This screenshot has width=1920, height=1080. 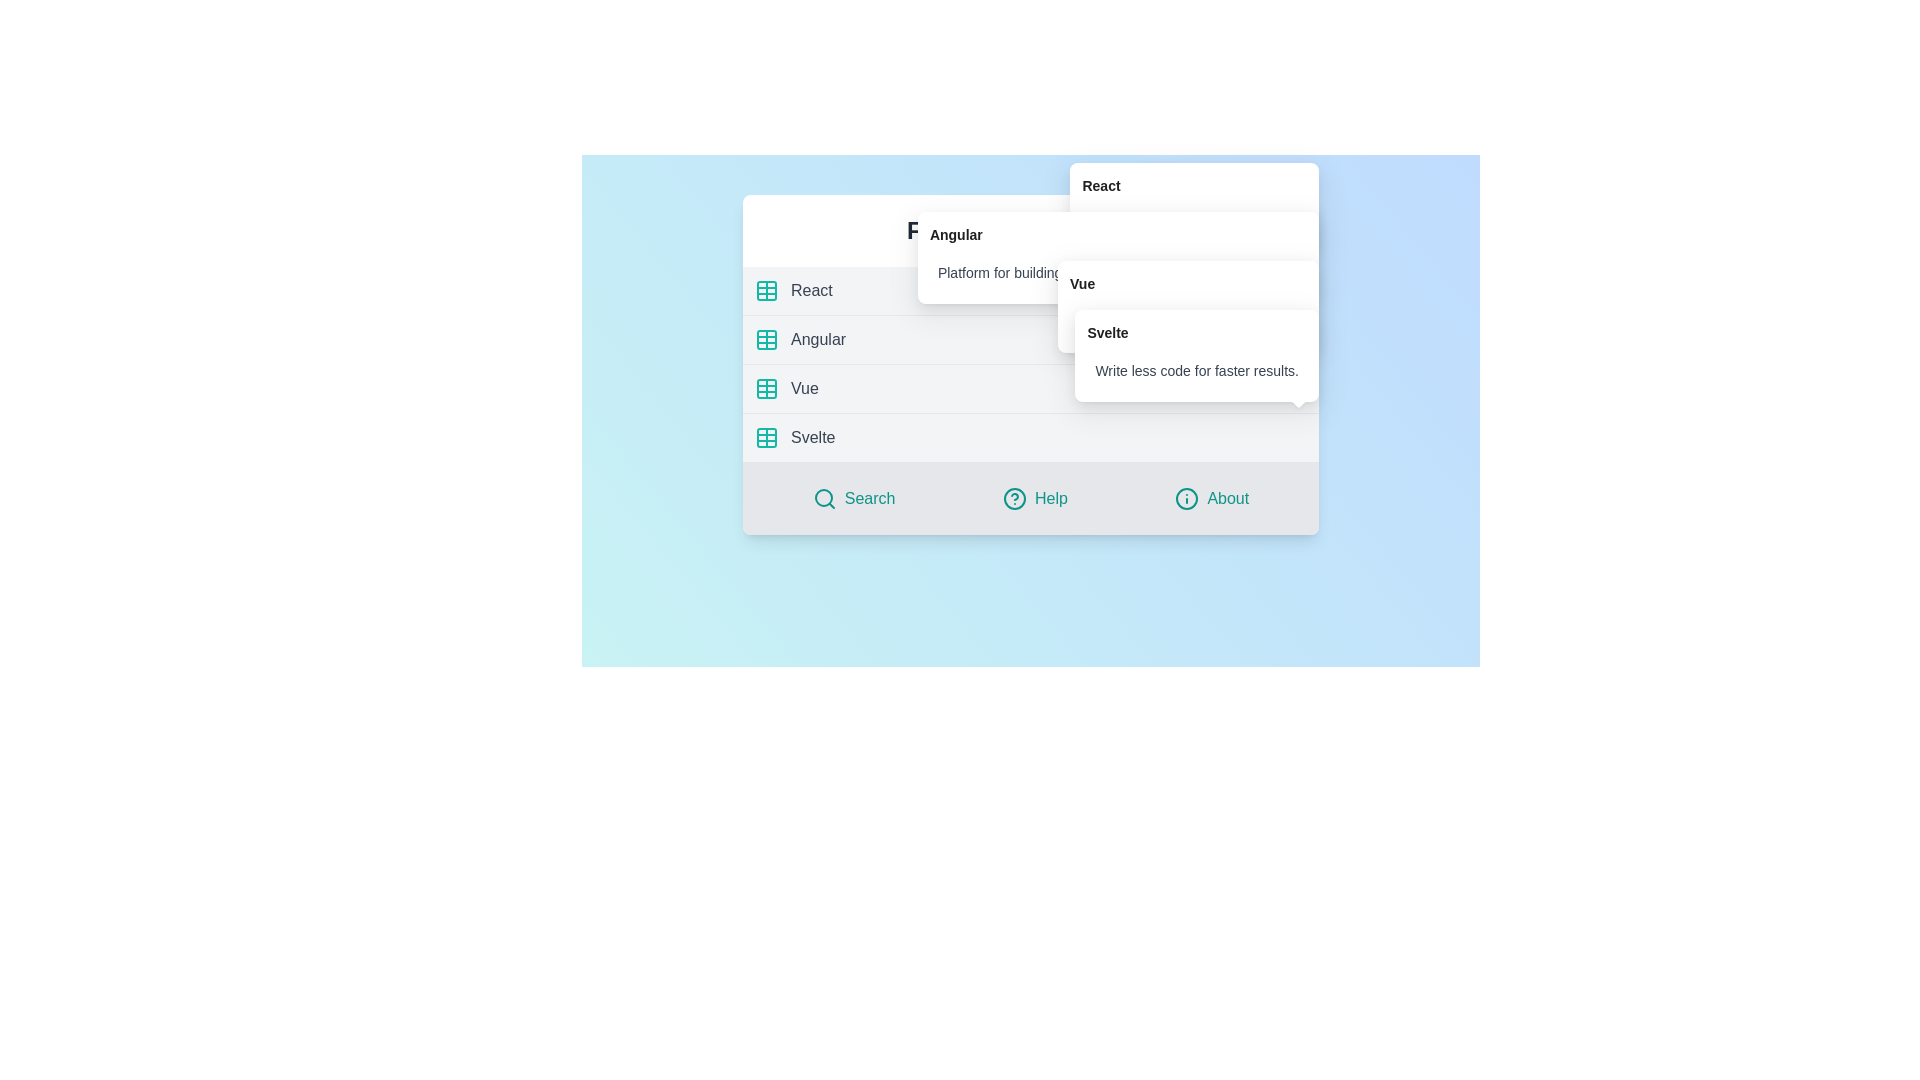 I want to click on the teal stroked circular information icon located to the left of the text 'About' in the footer navigation bar, so click(x=1187, y=497).